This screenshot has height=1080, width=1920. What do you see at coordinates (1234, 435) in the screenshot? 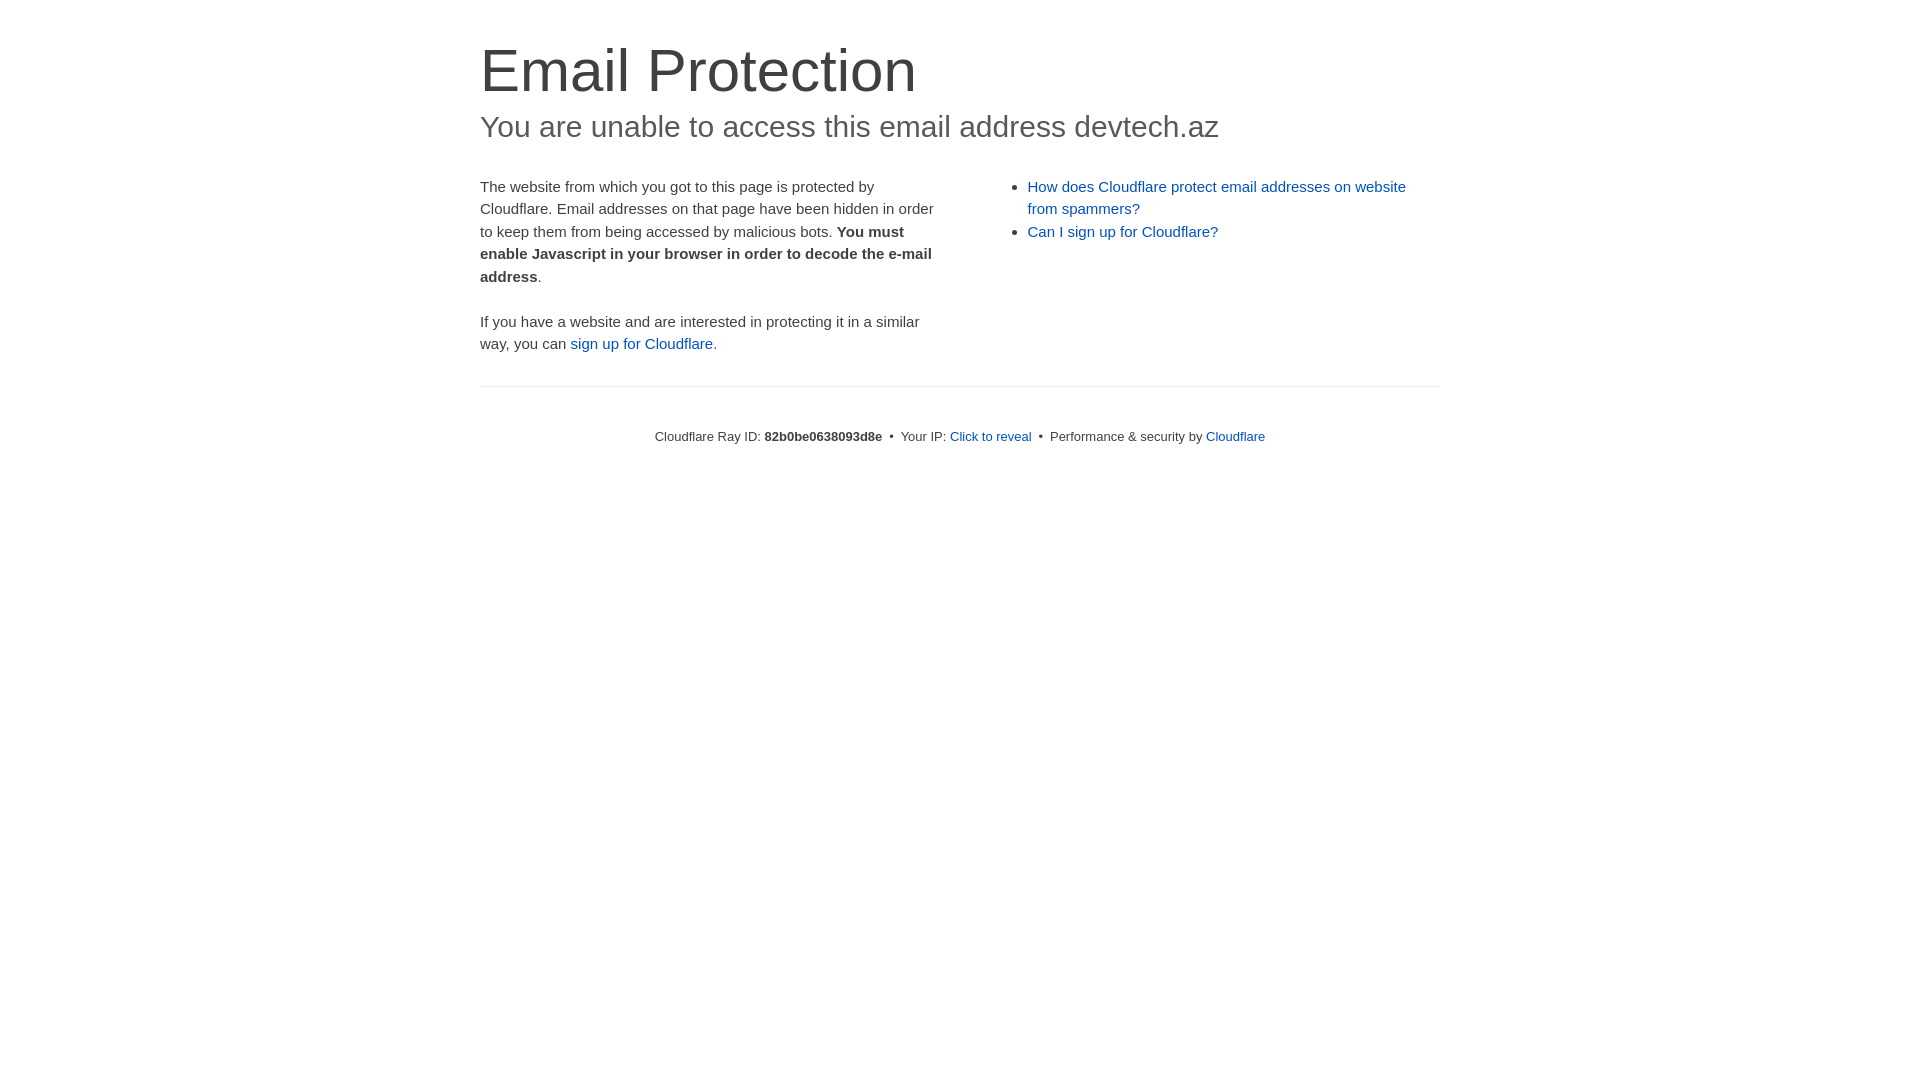
I see `'Cloudflare'` at bounding box center [1234, 435].